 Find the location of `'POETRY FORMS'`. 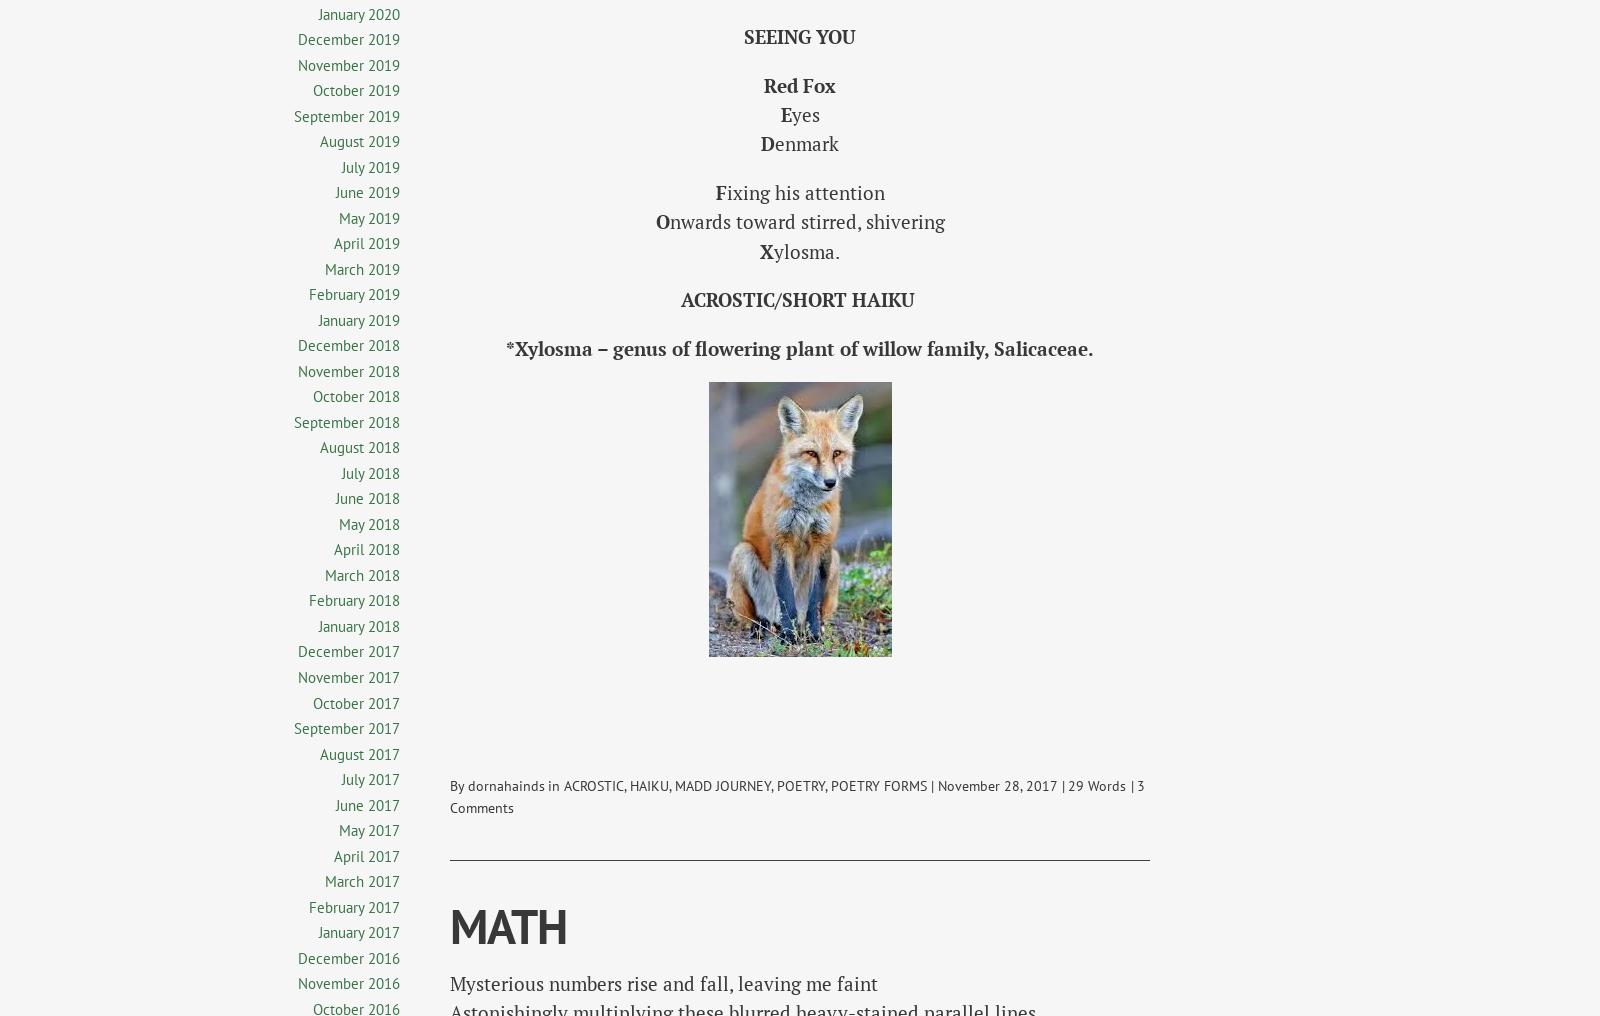

'POETRY FORMS' is located at coordinates (878, 783).